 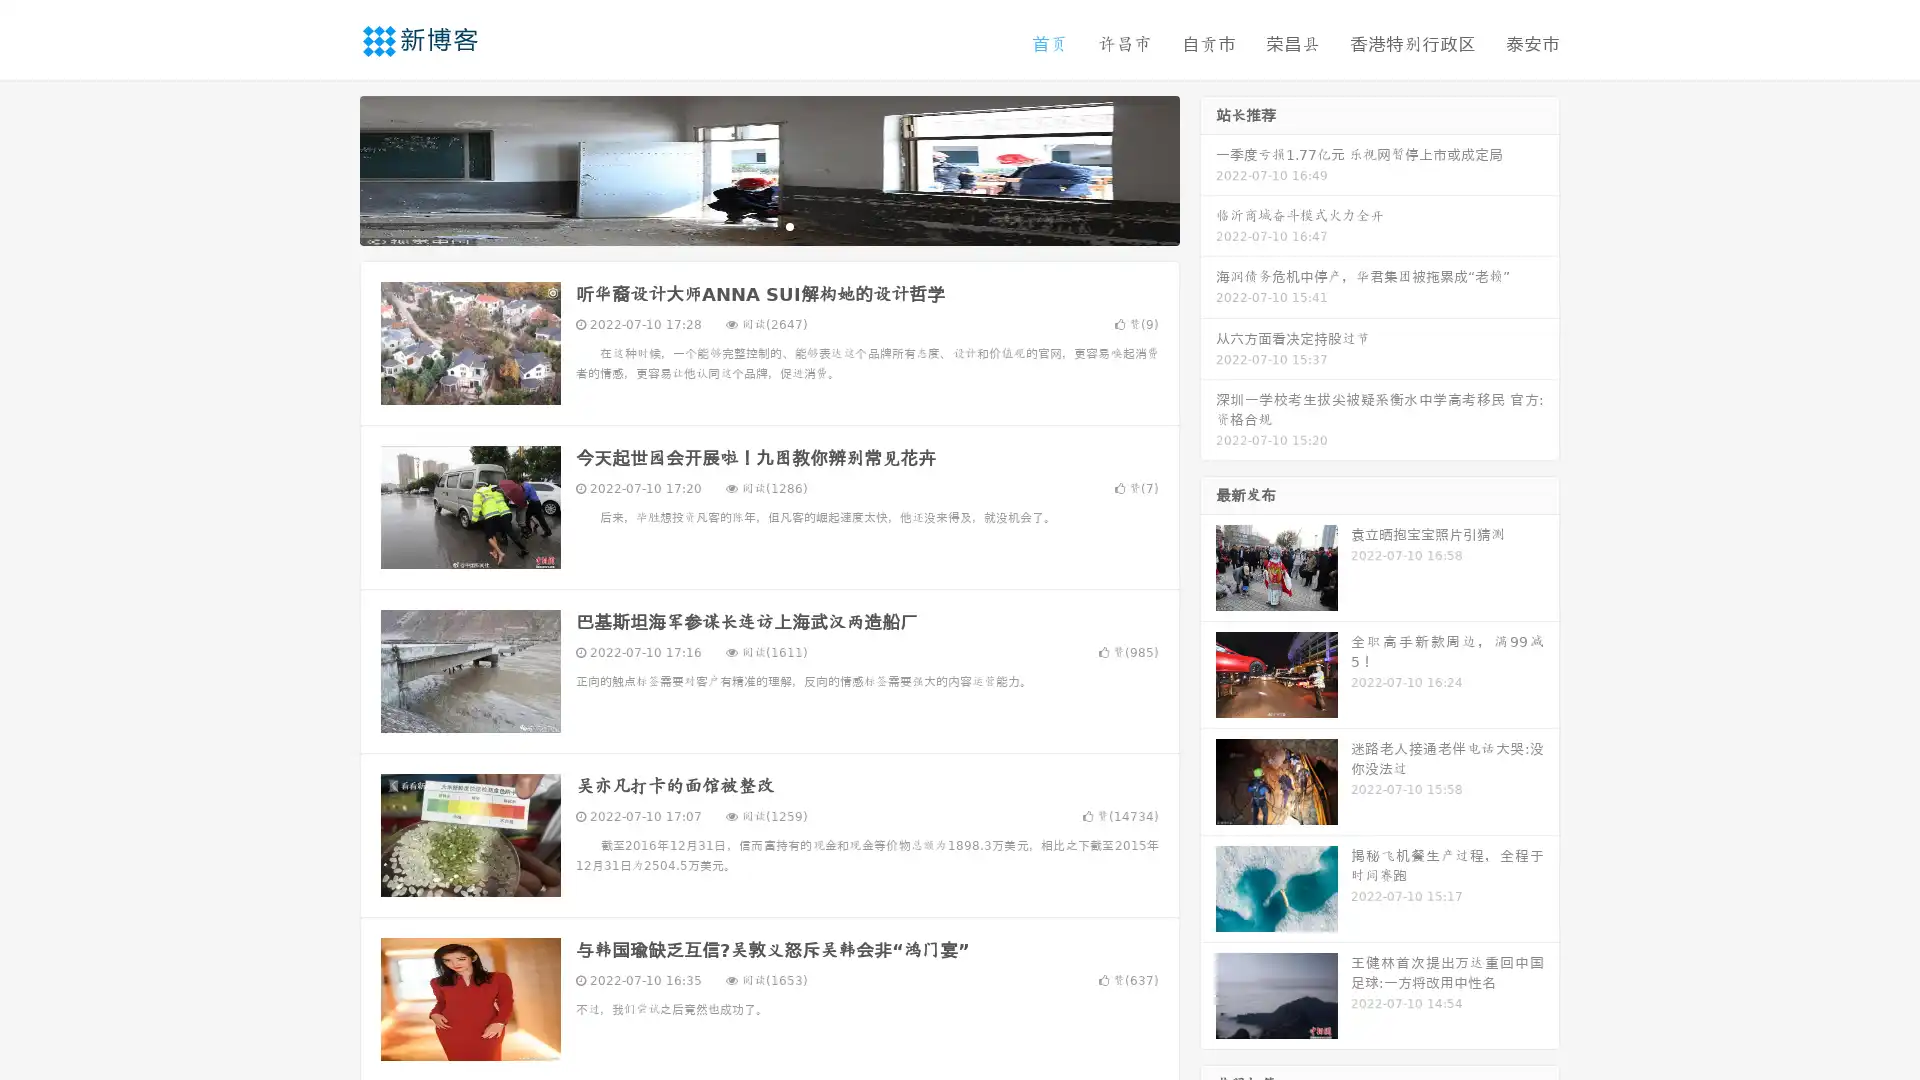 I want to click on Go to slide 3, so click(x=789, y=225).